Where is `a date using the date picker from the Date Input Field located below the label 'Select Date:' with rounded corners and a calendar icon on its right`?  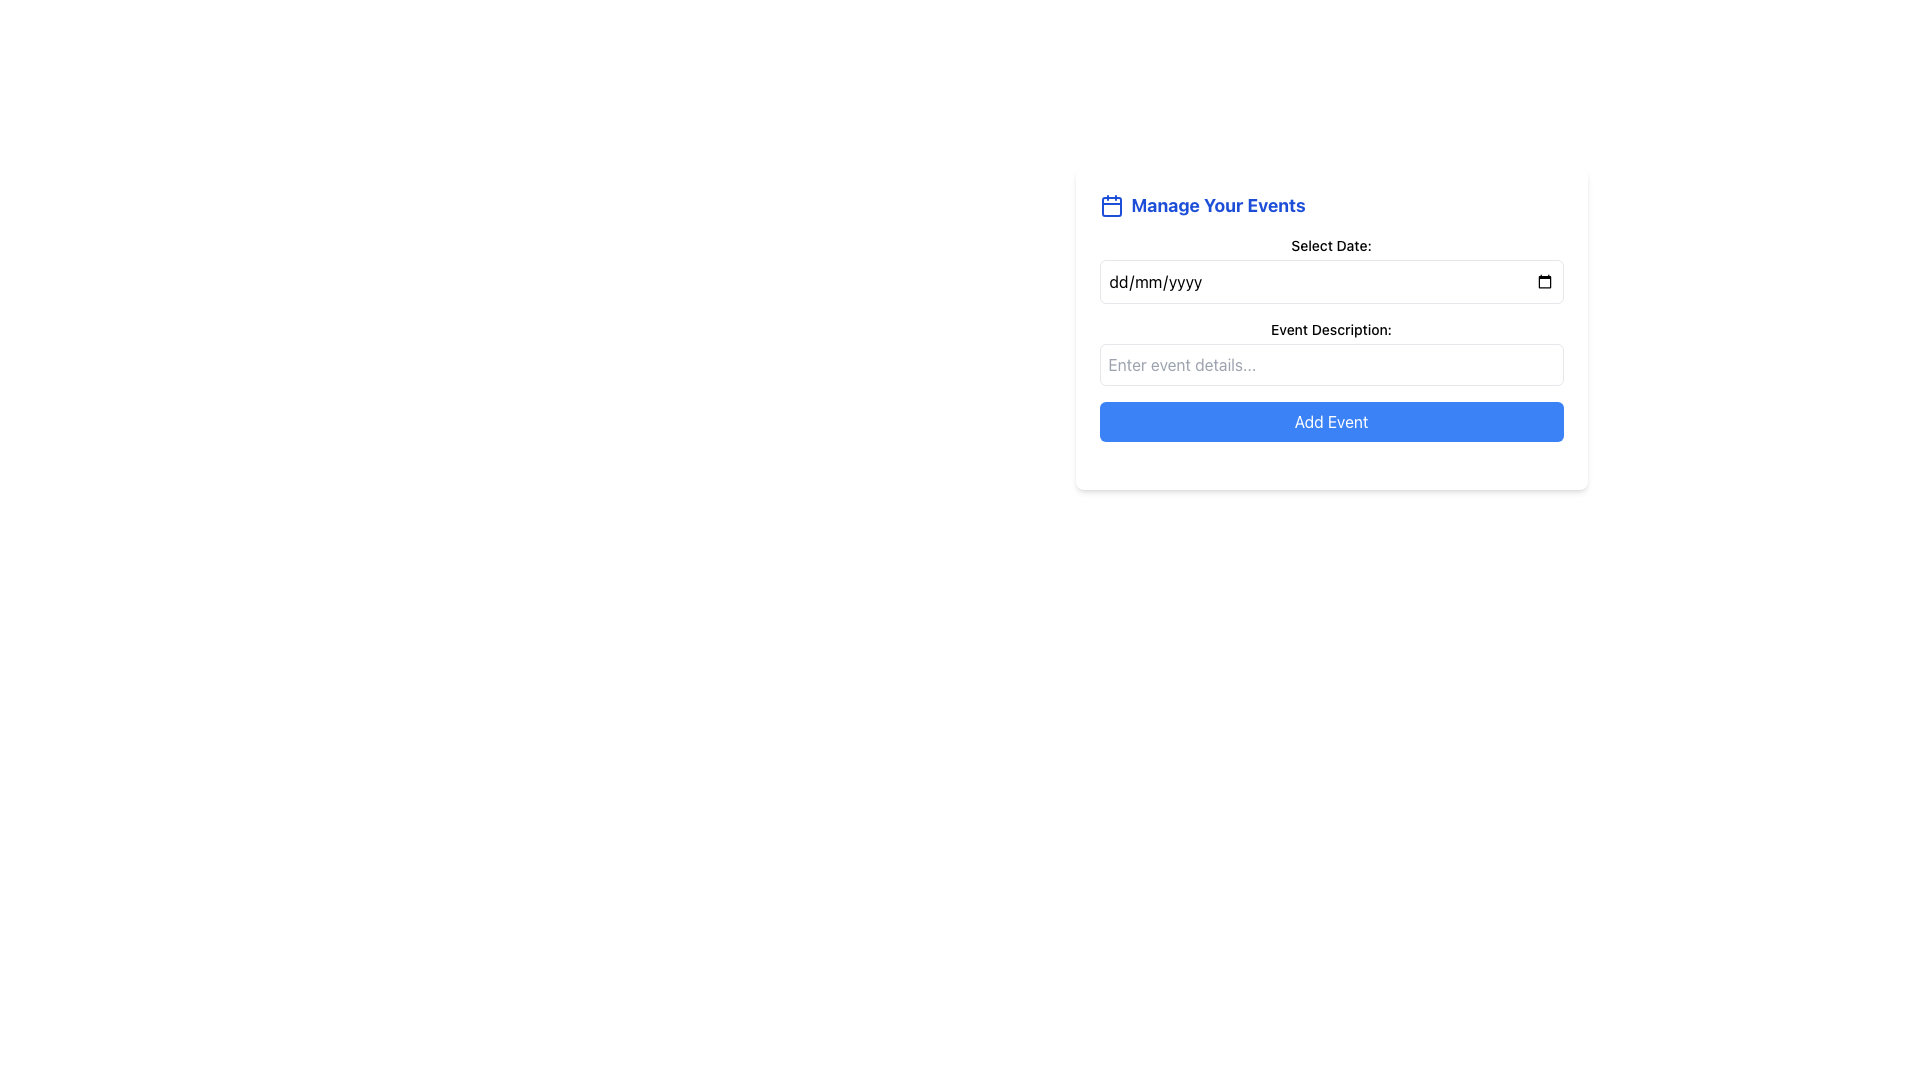
a date using the date picker from the Date Input Field located below the label 'Select Date:' with rounded corners and a calendar icon on its right is located at coordinates (1331, 281).